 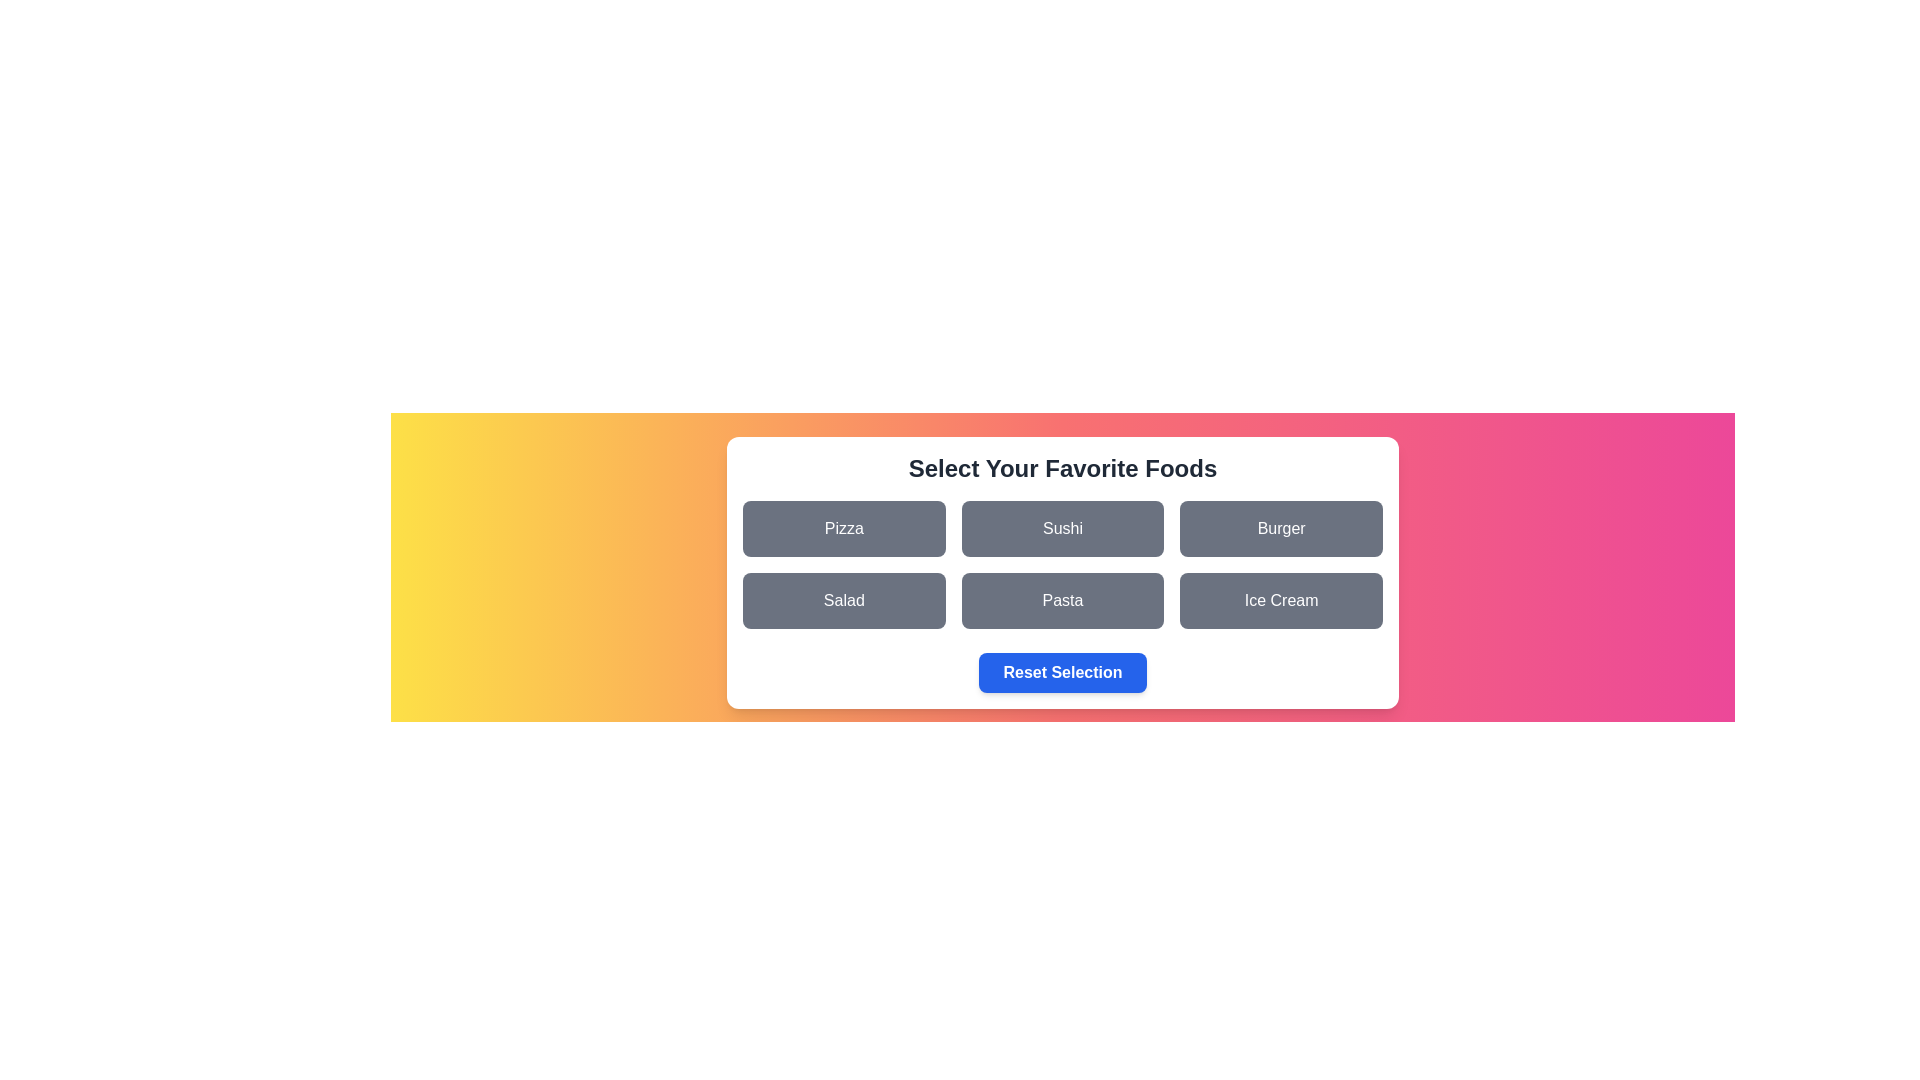 I want to click on the food item Burger, so click(x=1281, y=527).